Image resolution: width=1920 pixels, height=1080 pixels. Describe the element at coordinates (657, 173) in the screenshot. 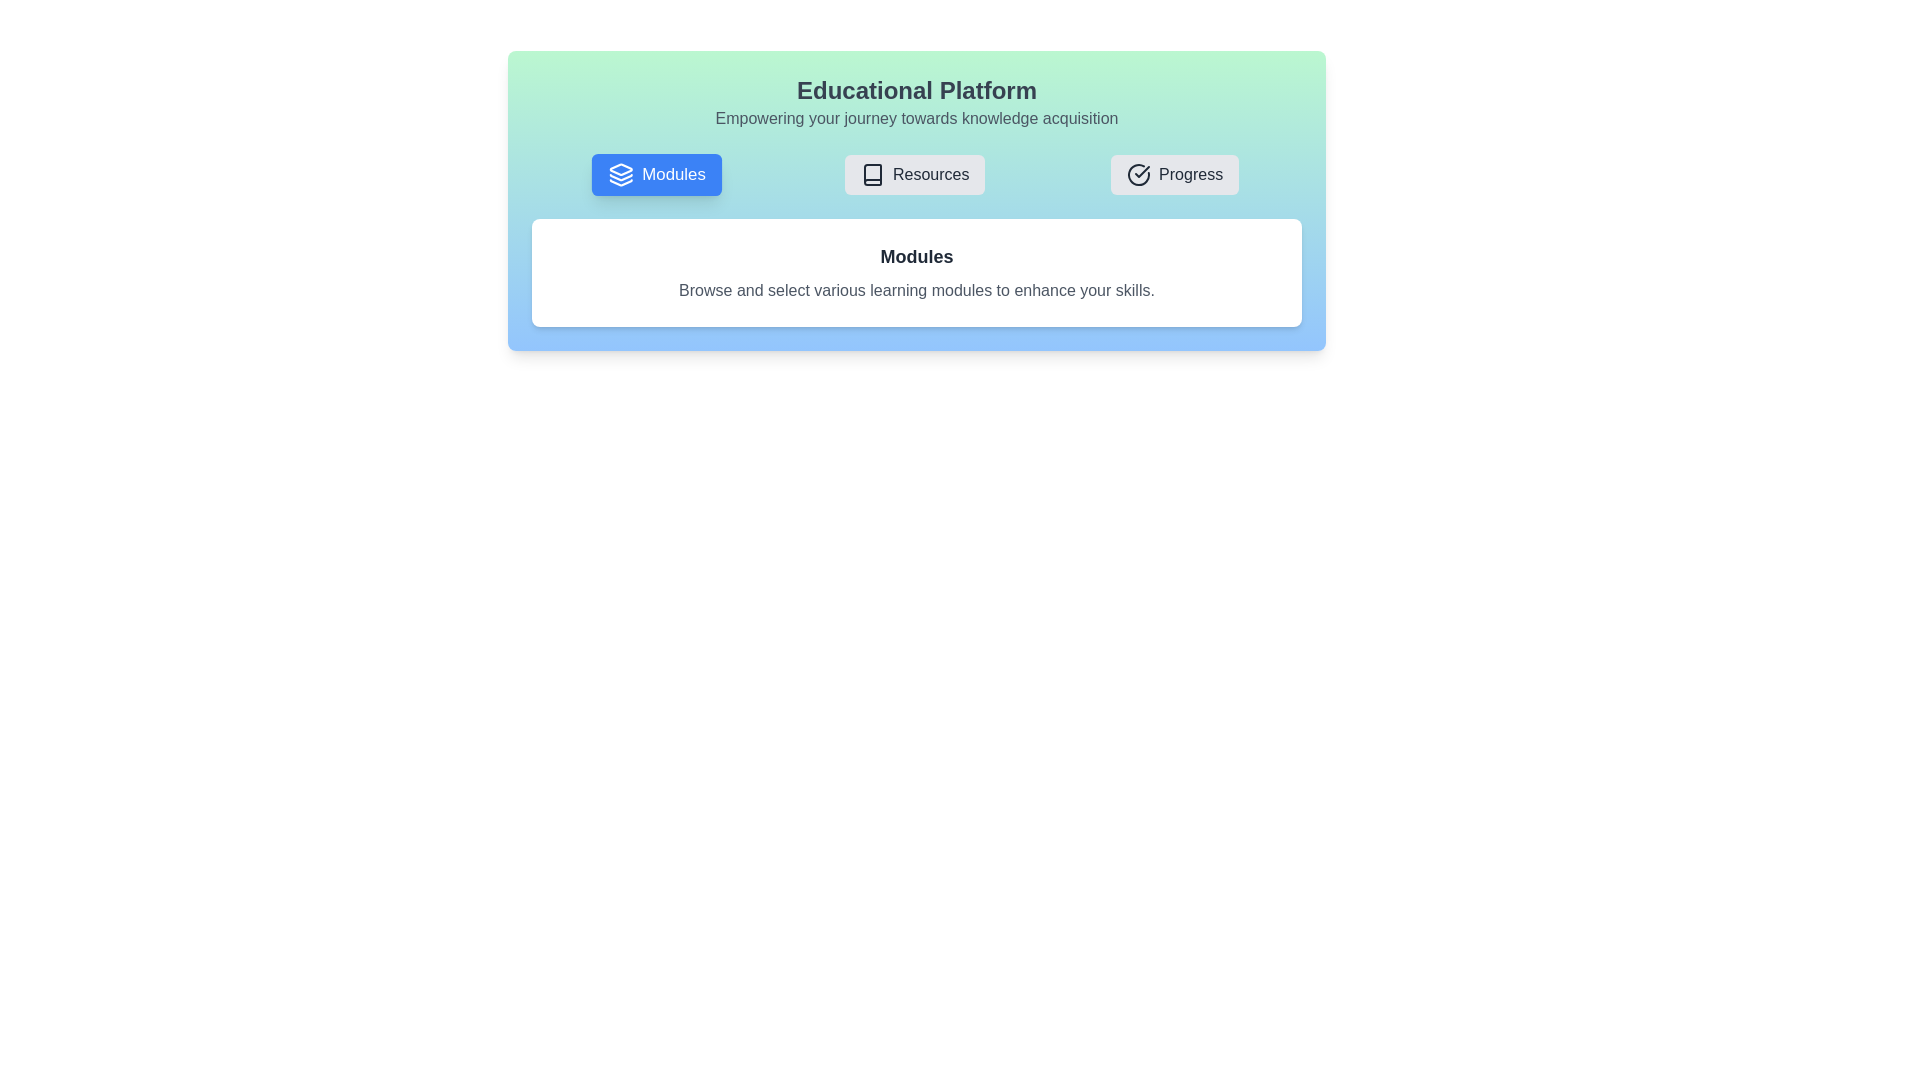

I see `the Modules tab to view its content` at that location.